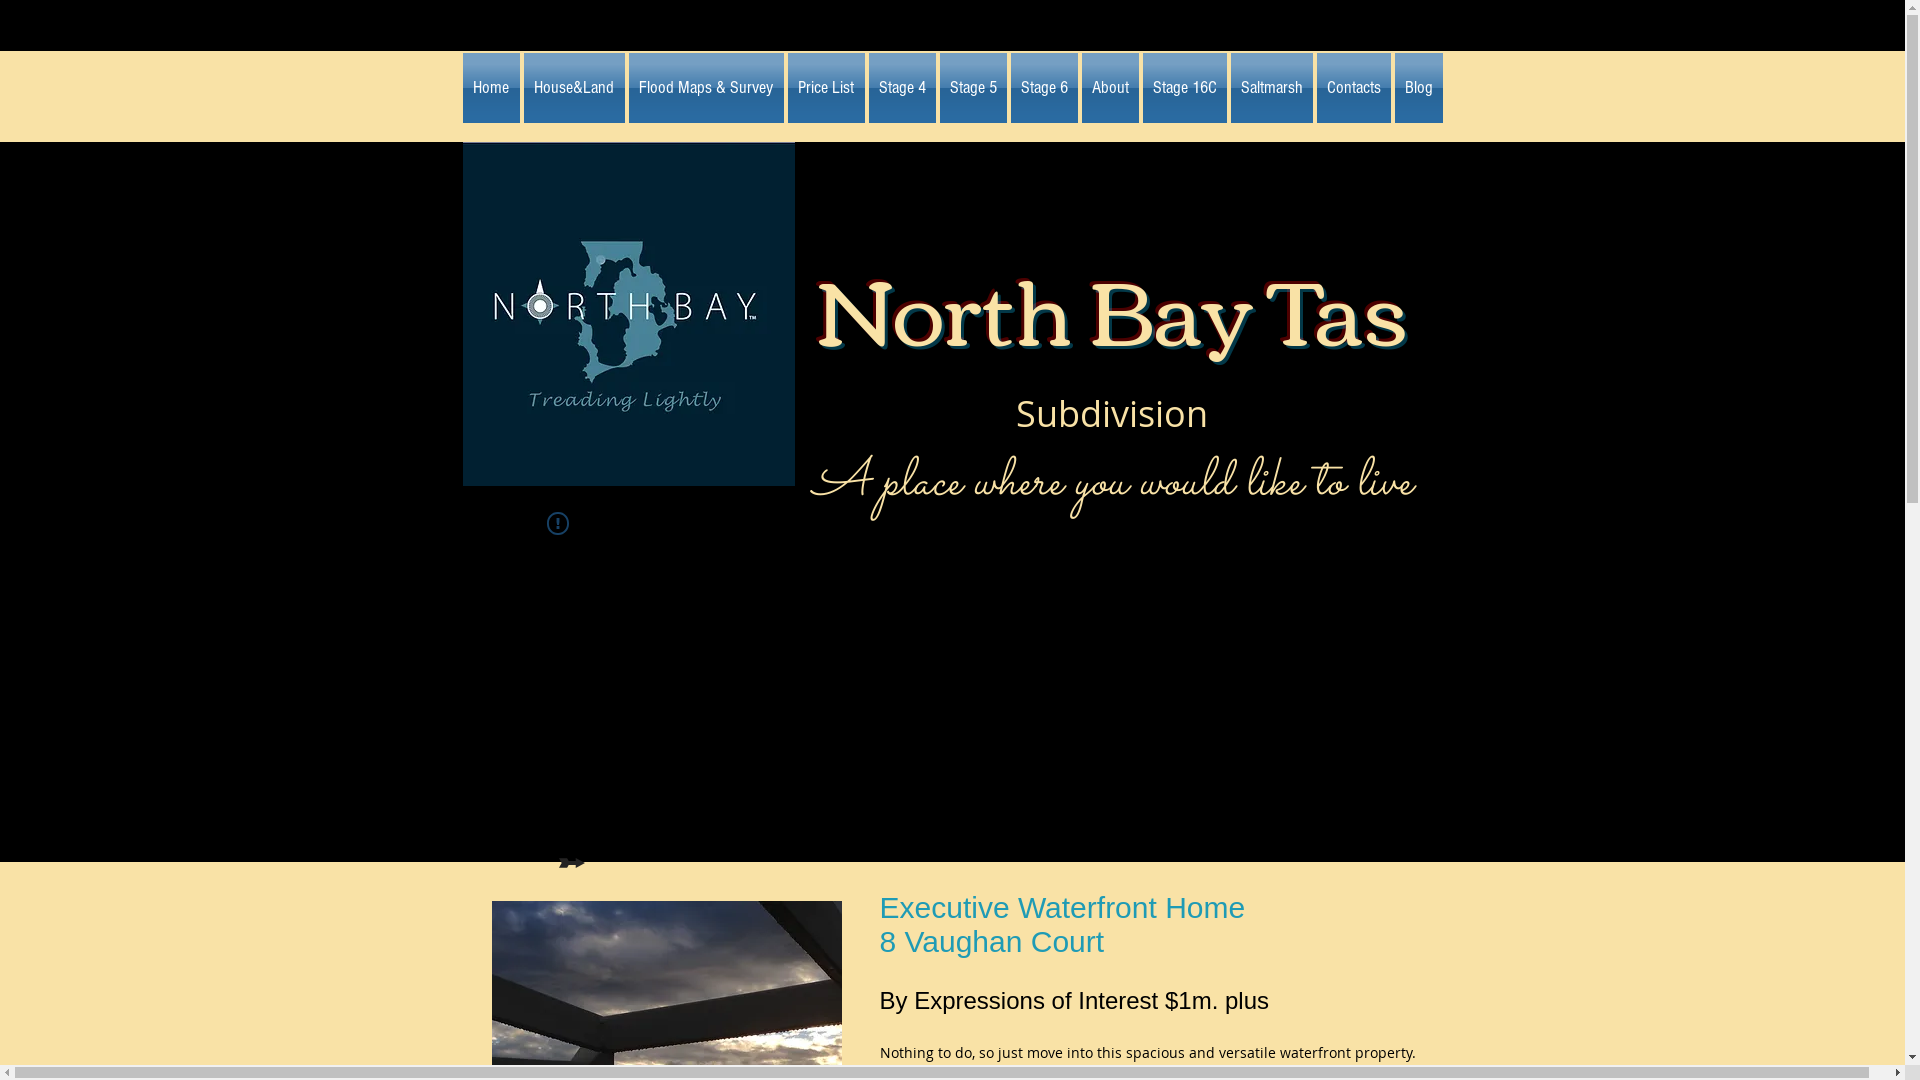 This screenshot has width=1920, height=1080. I want to click on 'Stage 5', so click(936, 87).